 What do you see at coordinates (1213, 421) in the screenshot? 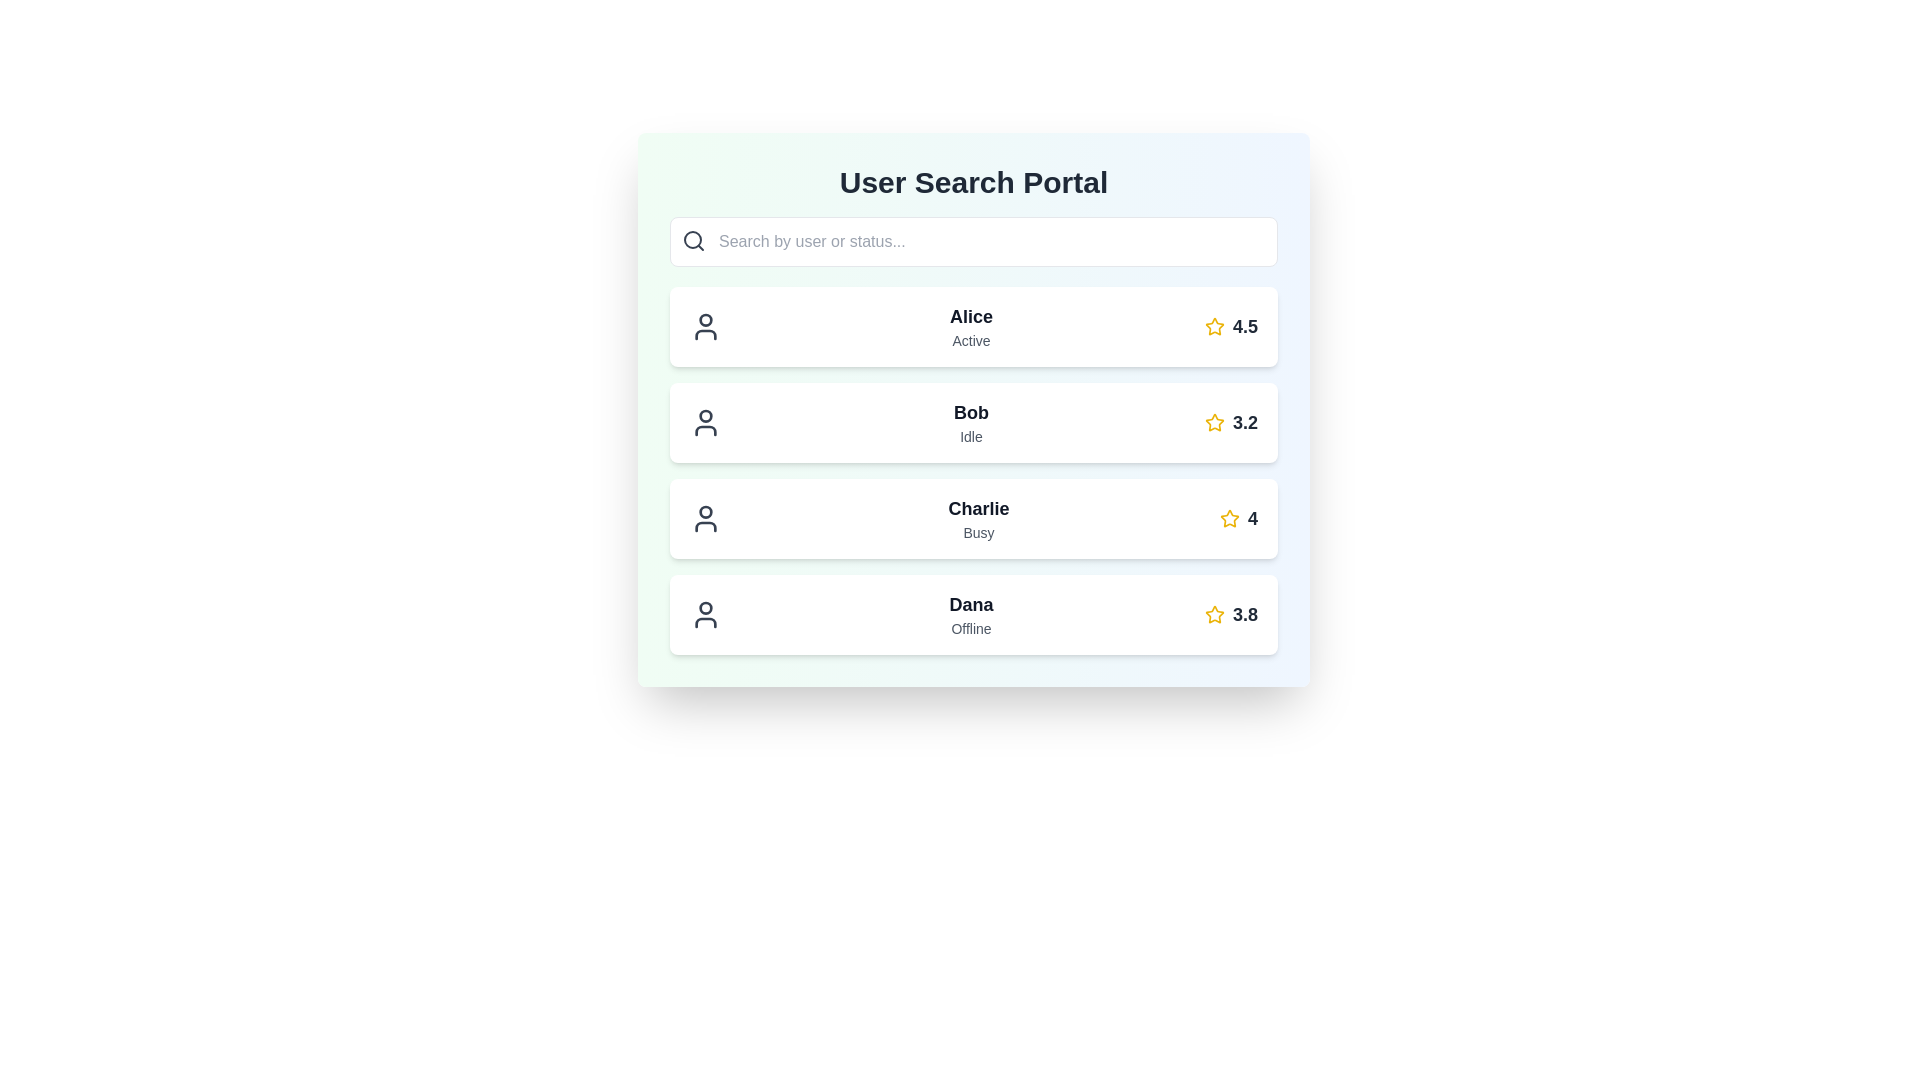
I see `the star icon representing the user's rating of 3.2 located to the right of Bob's rating description in the User Search Portal` at bounding box center [1213, 421].